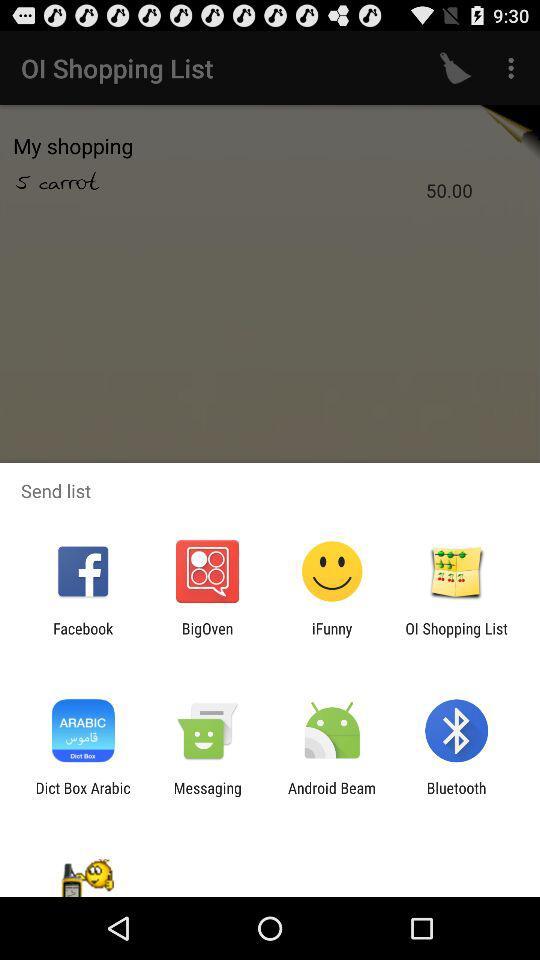  What do you see at coordinates (456, 796) in the screenshot?
I see `the bluetooth` at bounding box center [456, 796].